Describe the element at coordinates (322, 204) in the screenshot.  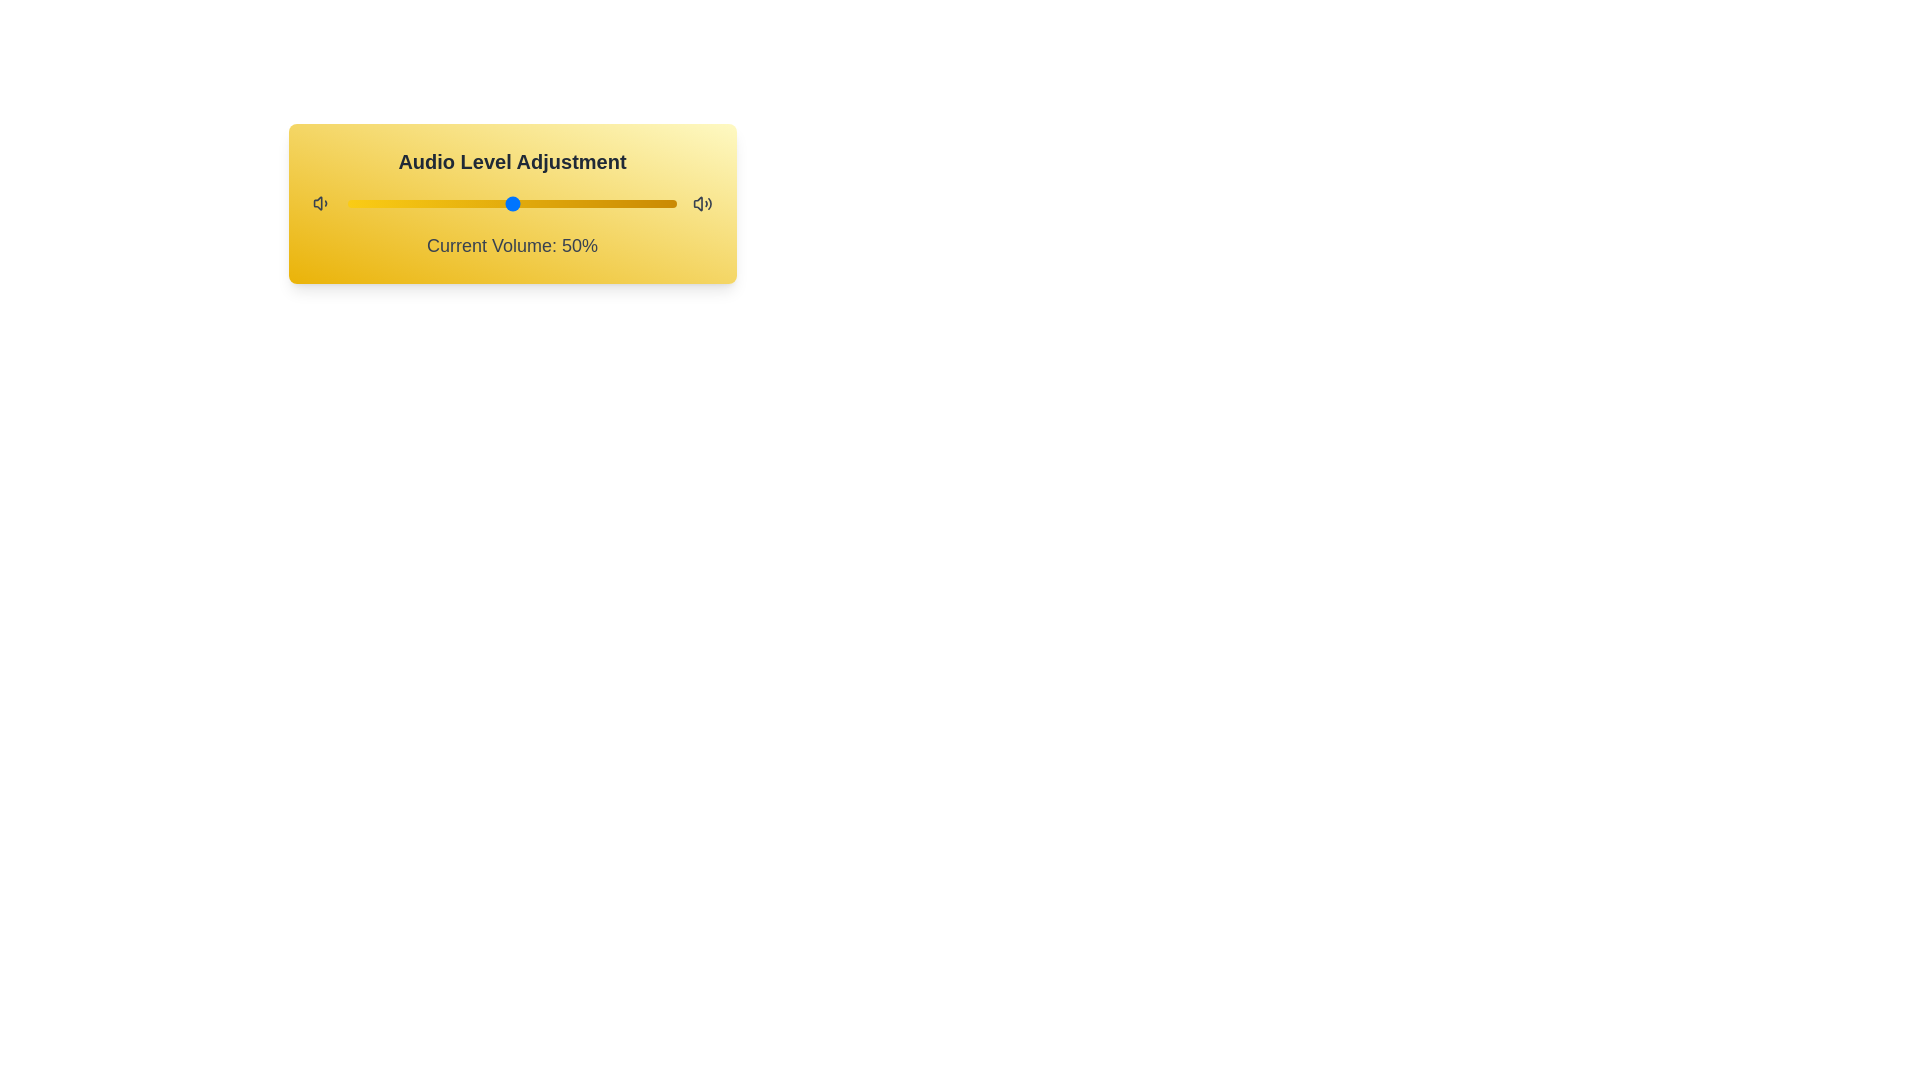
I see `the volume icon located on the leftmost side of the volume adjustment components, which marks the start of the volume adjustment range` at that location.